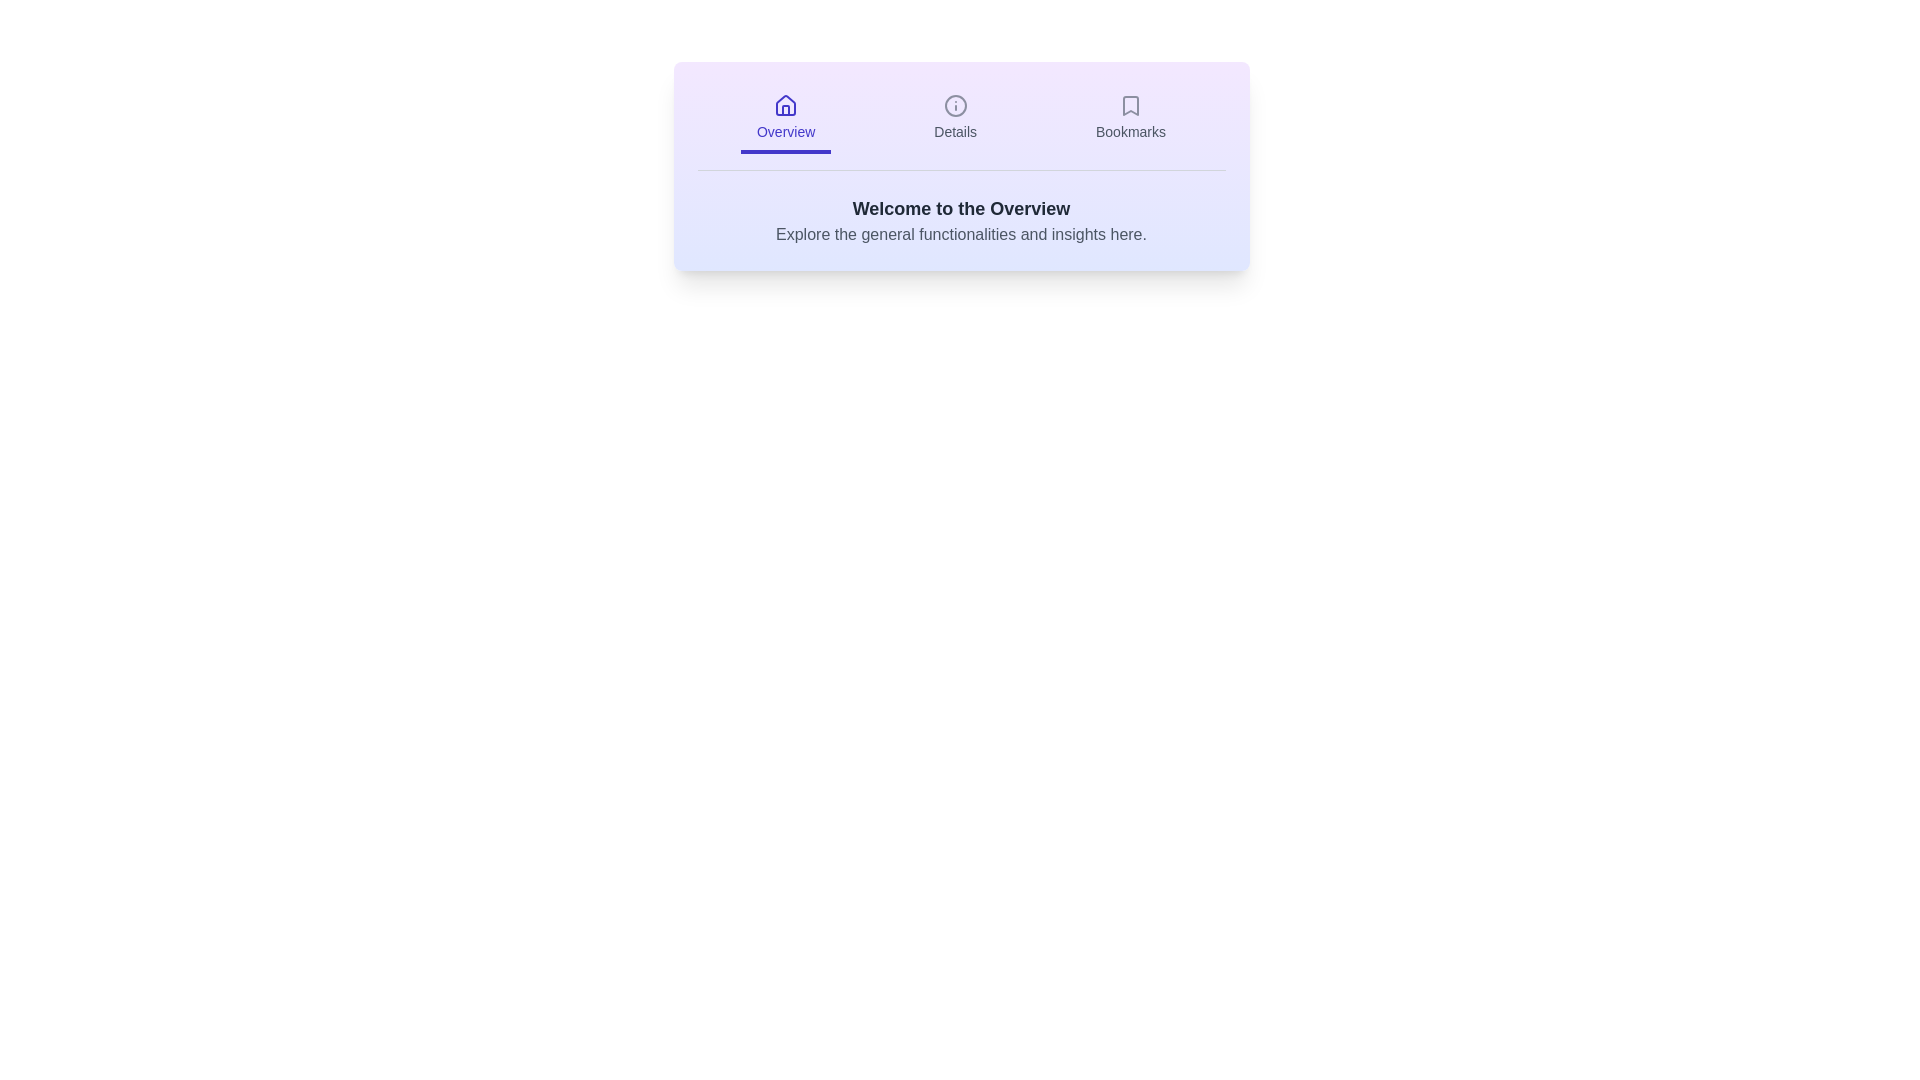 Image resolution: width=1920 pixels, height=1080 pixels. What do you see at coordinates (1131, 119) in the screenshot?
I see `the third Navigation item in the horizontal navigation bar, which features a bookmark icon and the text 'Bookmarks'` at bounding box center [1131, 119].